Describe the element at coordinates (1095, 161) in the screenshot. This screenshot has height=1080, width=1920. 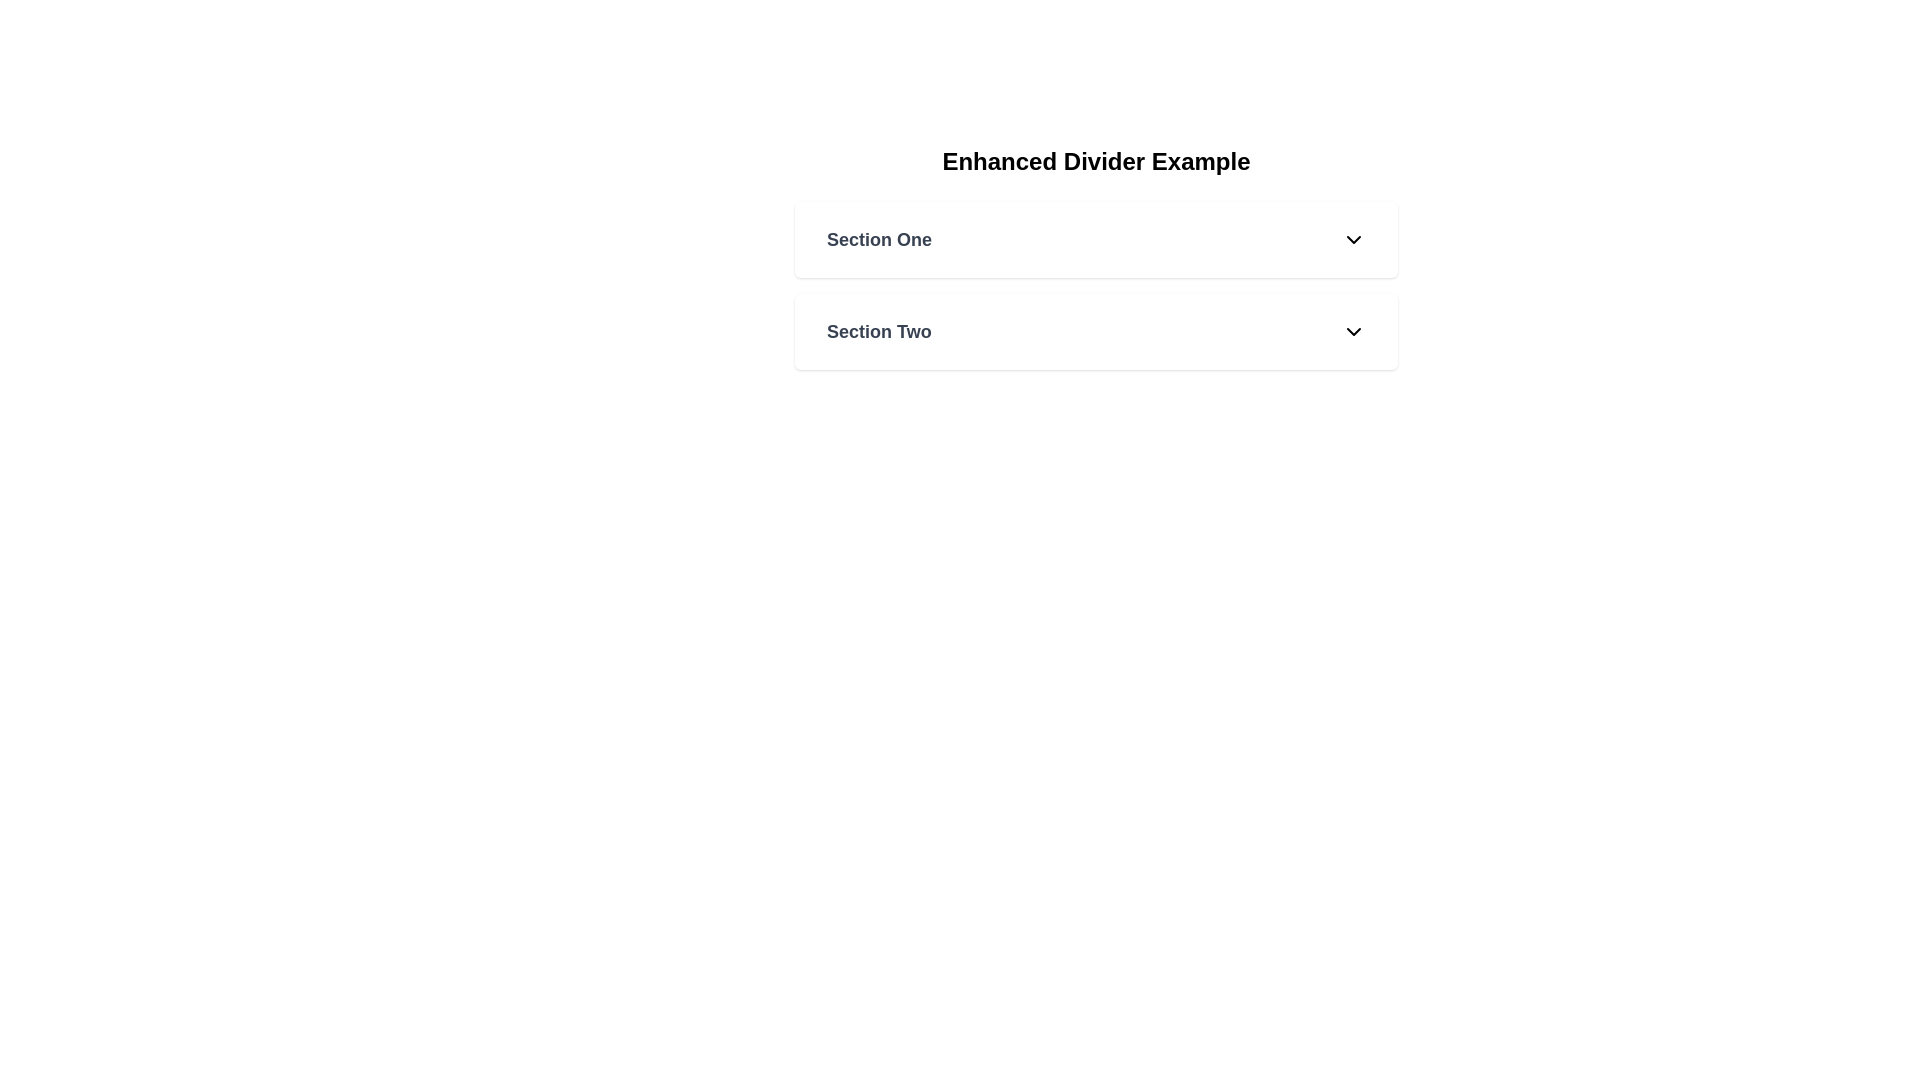
I see `the header text 'Enhanced Divider Example', which is prominently displayed in a bold, large font at the top of the section` at that location.